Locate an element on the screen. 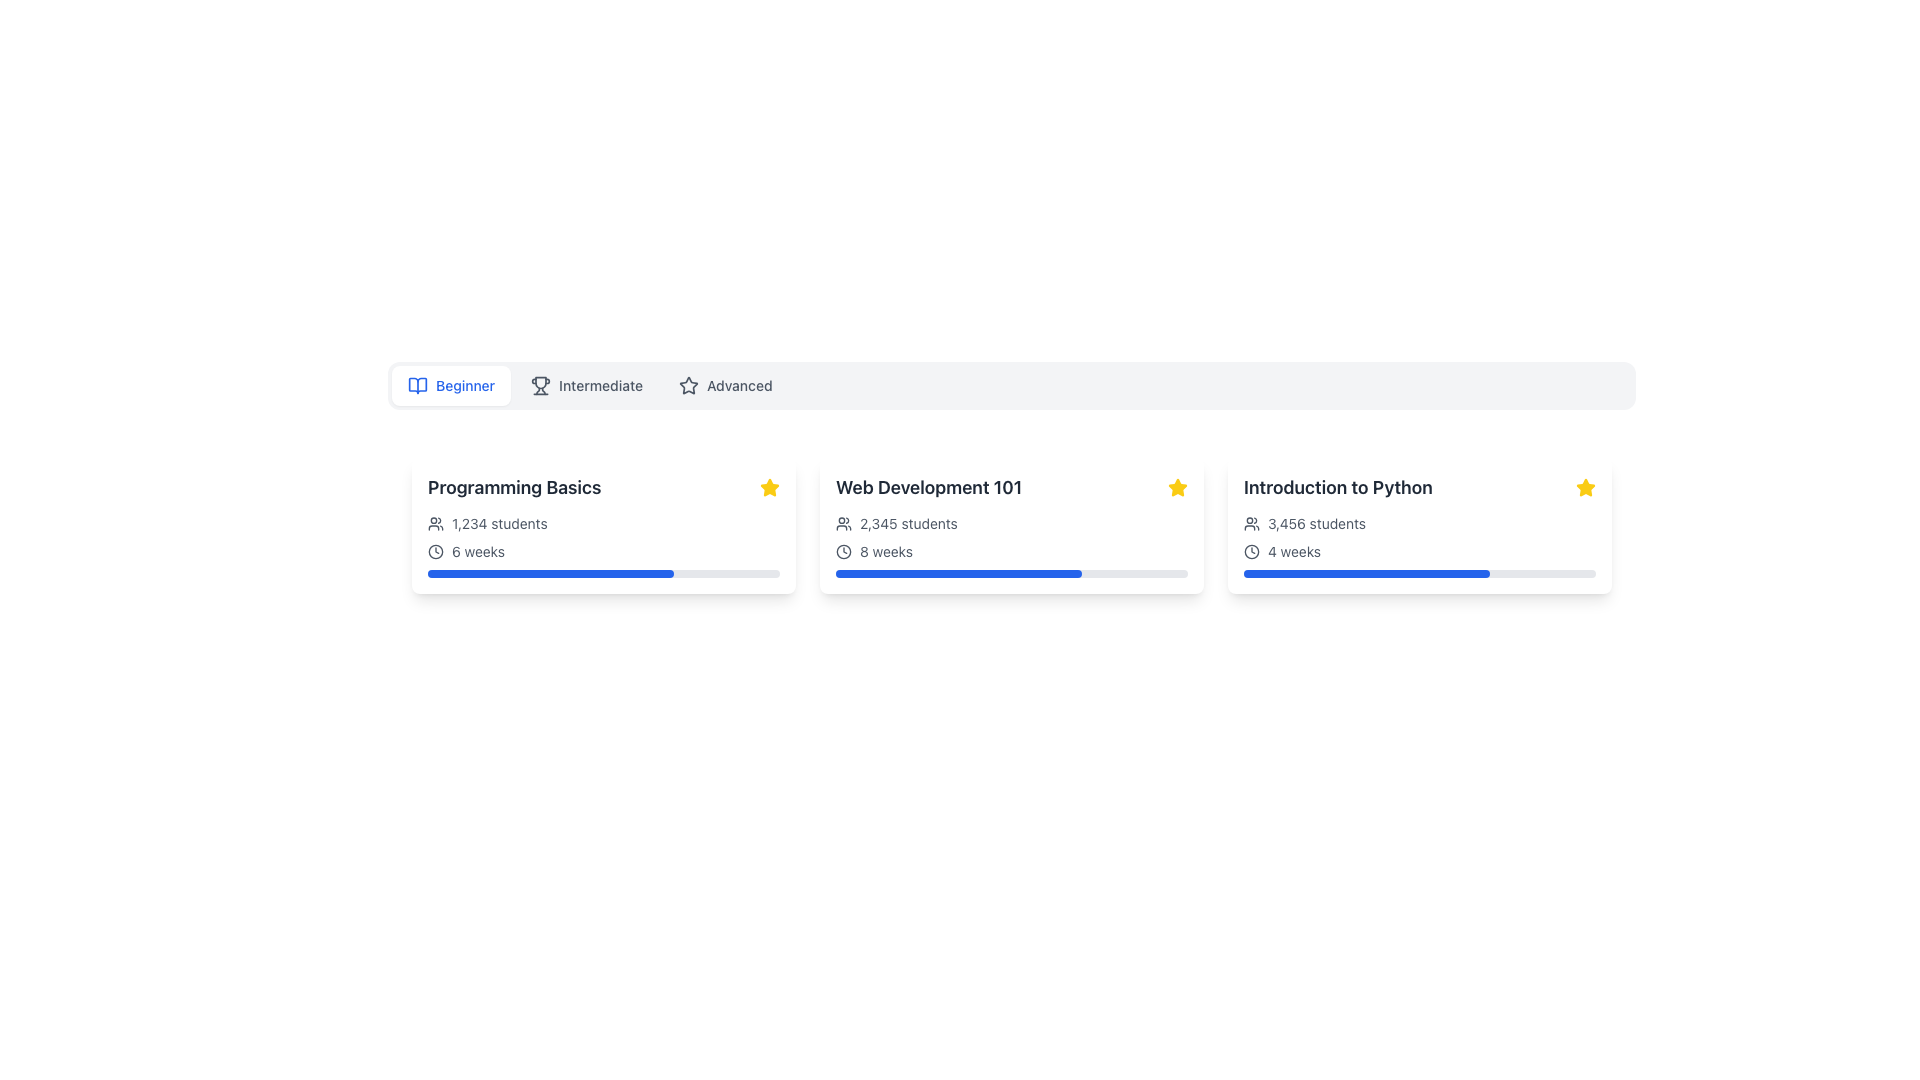 Image resolution: width=1920 pixels, height=1080 pixels. the progress bar indicating 70% completion for the 'Programming Basics' course, which is located at the bottom of its card on a gray background is located at coordinates (551, 574).